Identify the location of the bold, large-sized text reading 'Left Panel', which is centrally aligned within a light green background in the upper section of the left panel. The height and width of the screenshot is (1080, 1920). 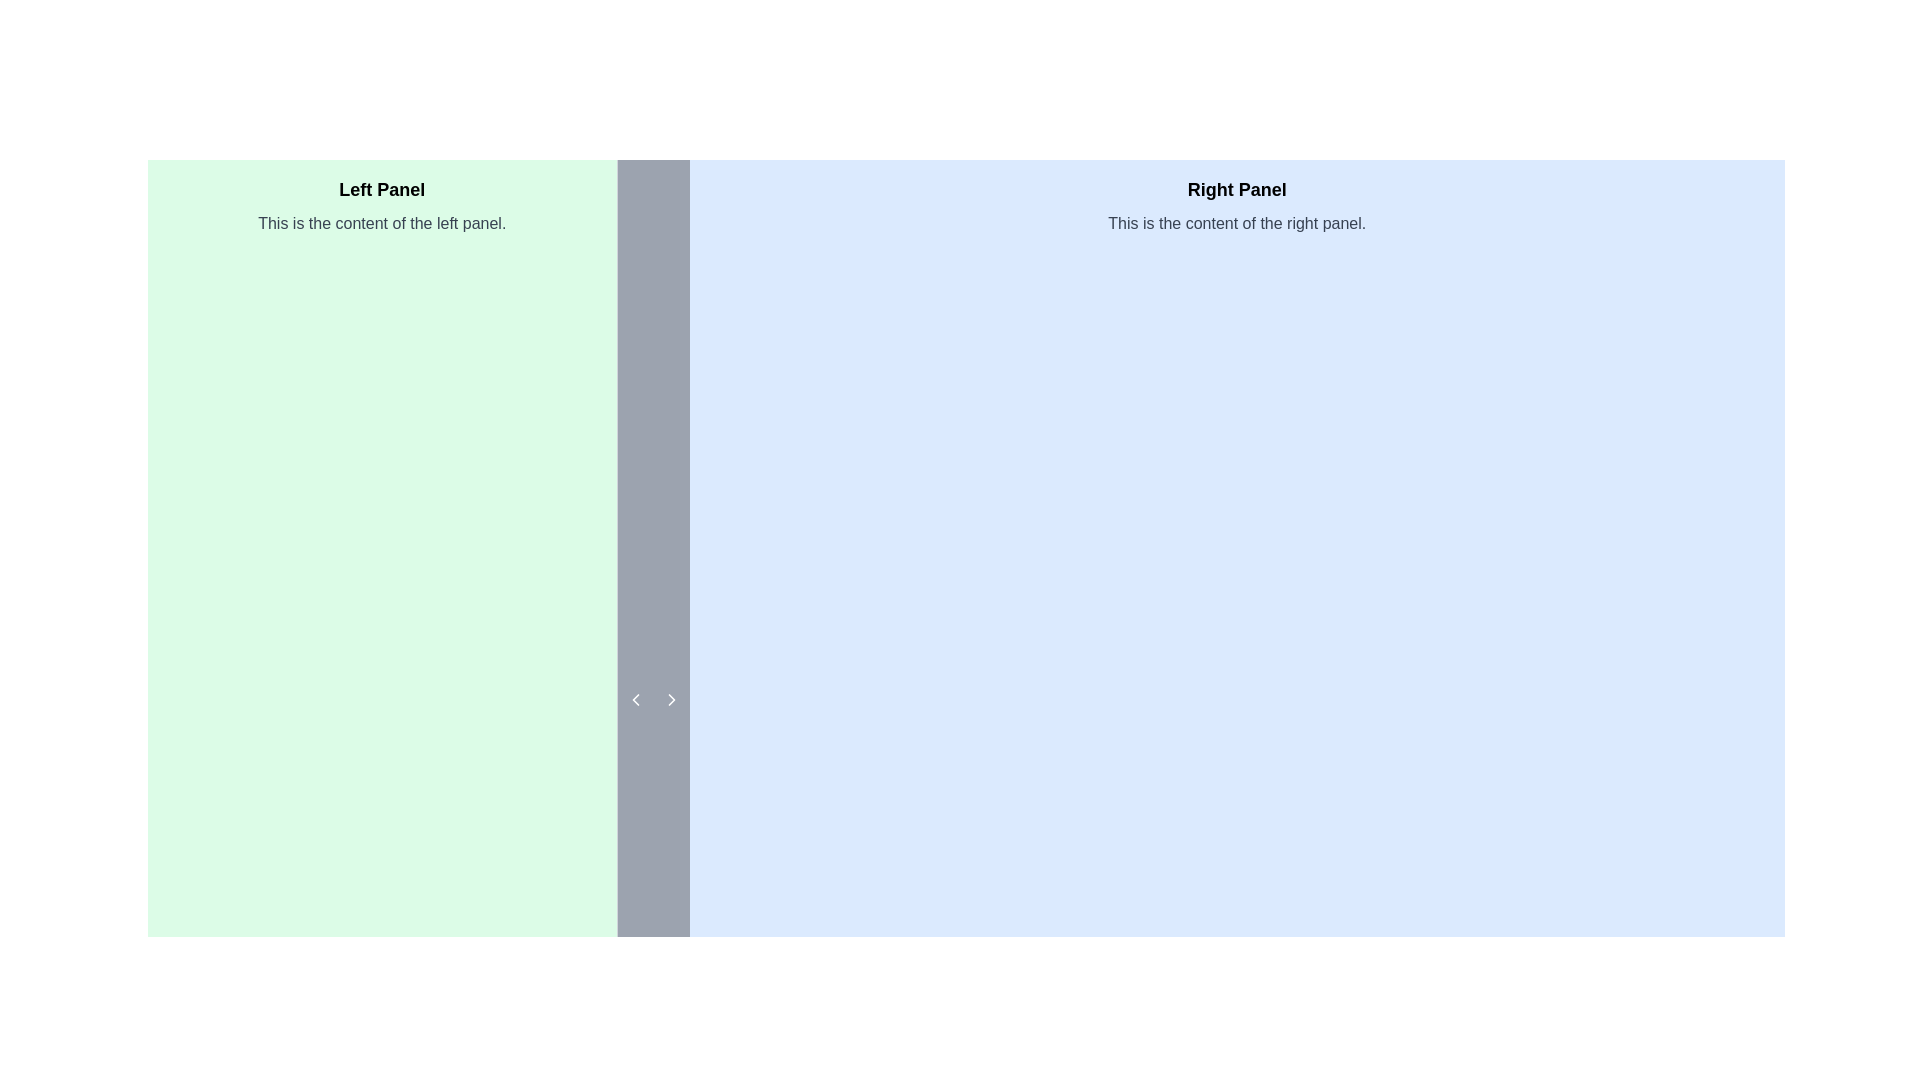
(382, 189).